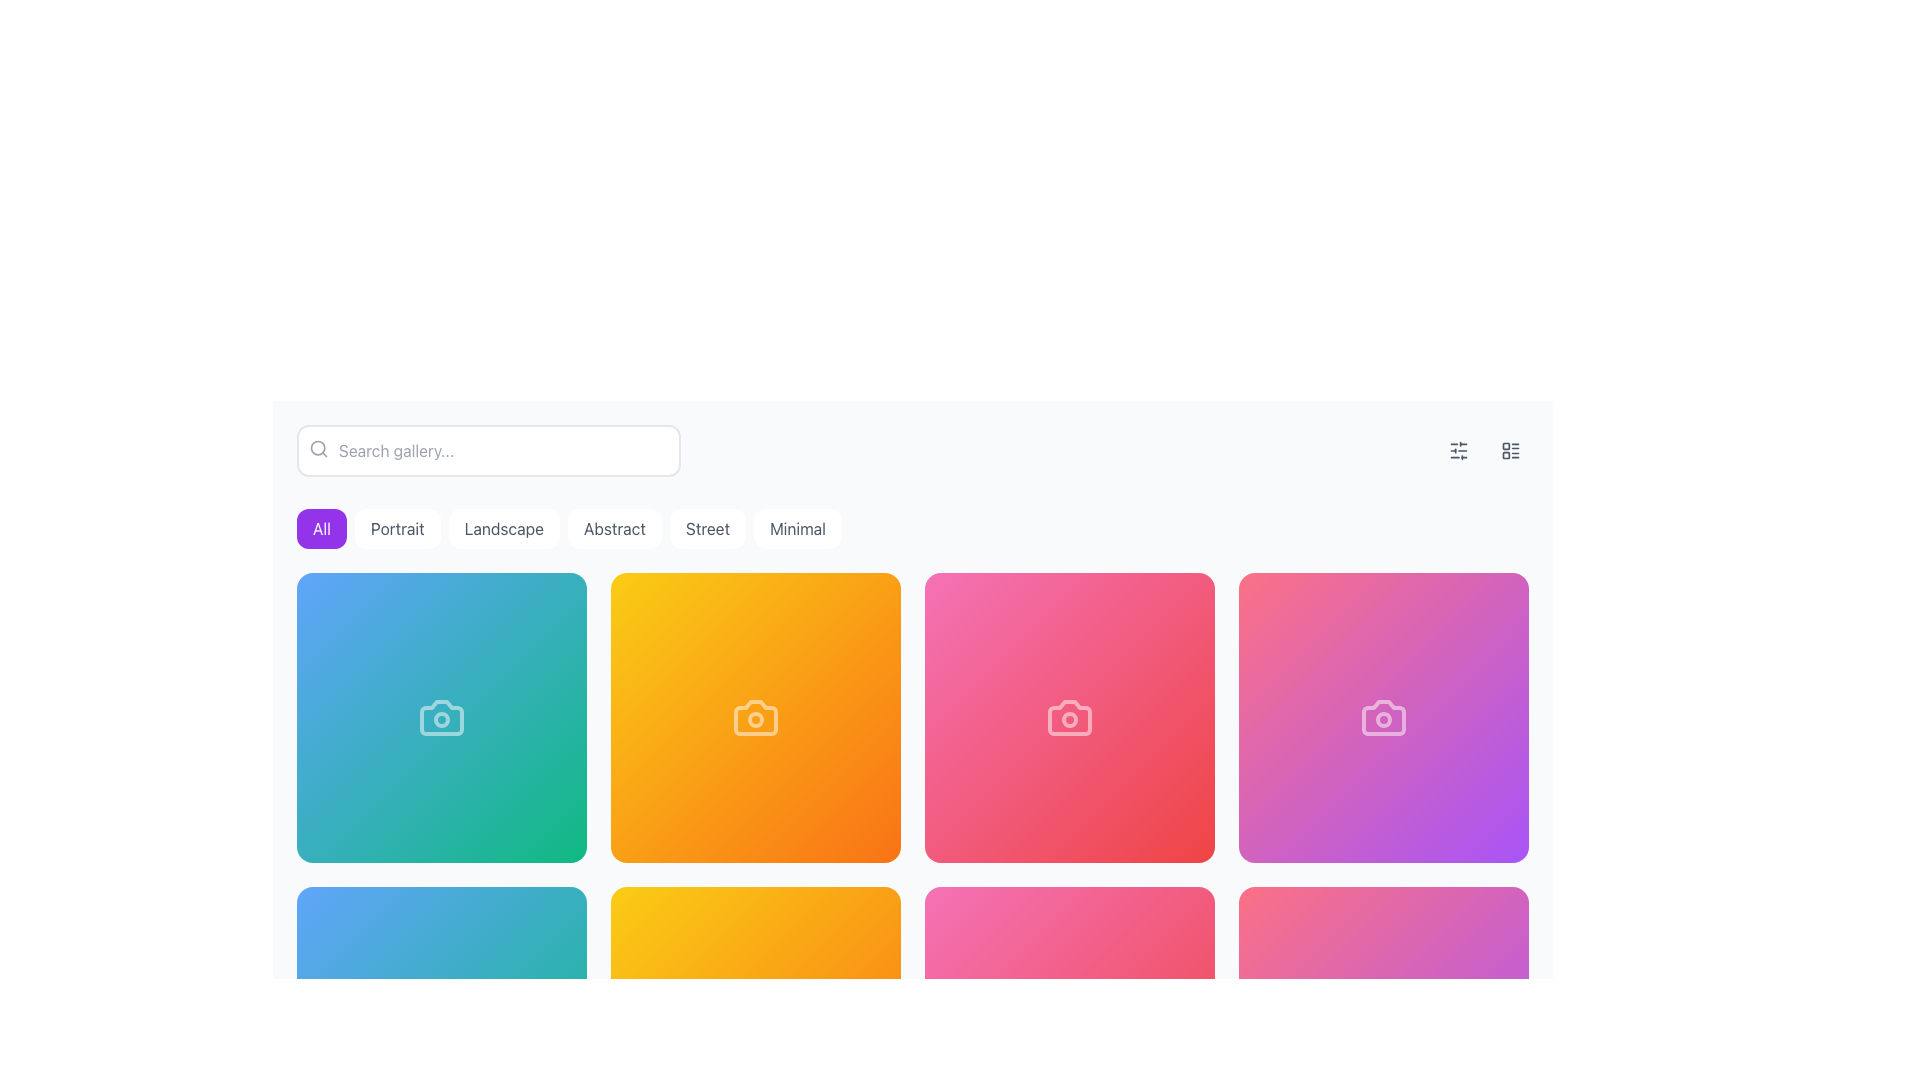 The width and height of the screenshot is (1920, 1080). Describe the element at coordinates (754, 716) in the screenshot. I see `the camera icon located in the second tile of the first row within the gallery interface, which is styled with a yellow-orange gradient` at that location.